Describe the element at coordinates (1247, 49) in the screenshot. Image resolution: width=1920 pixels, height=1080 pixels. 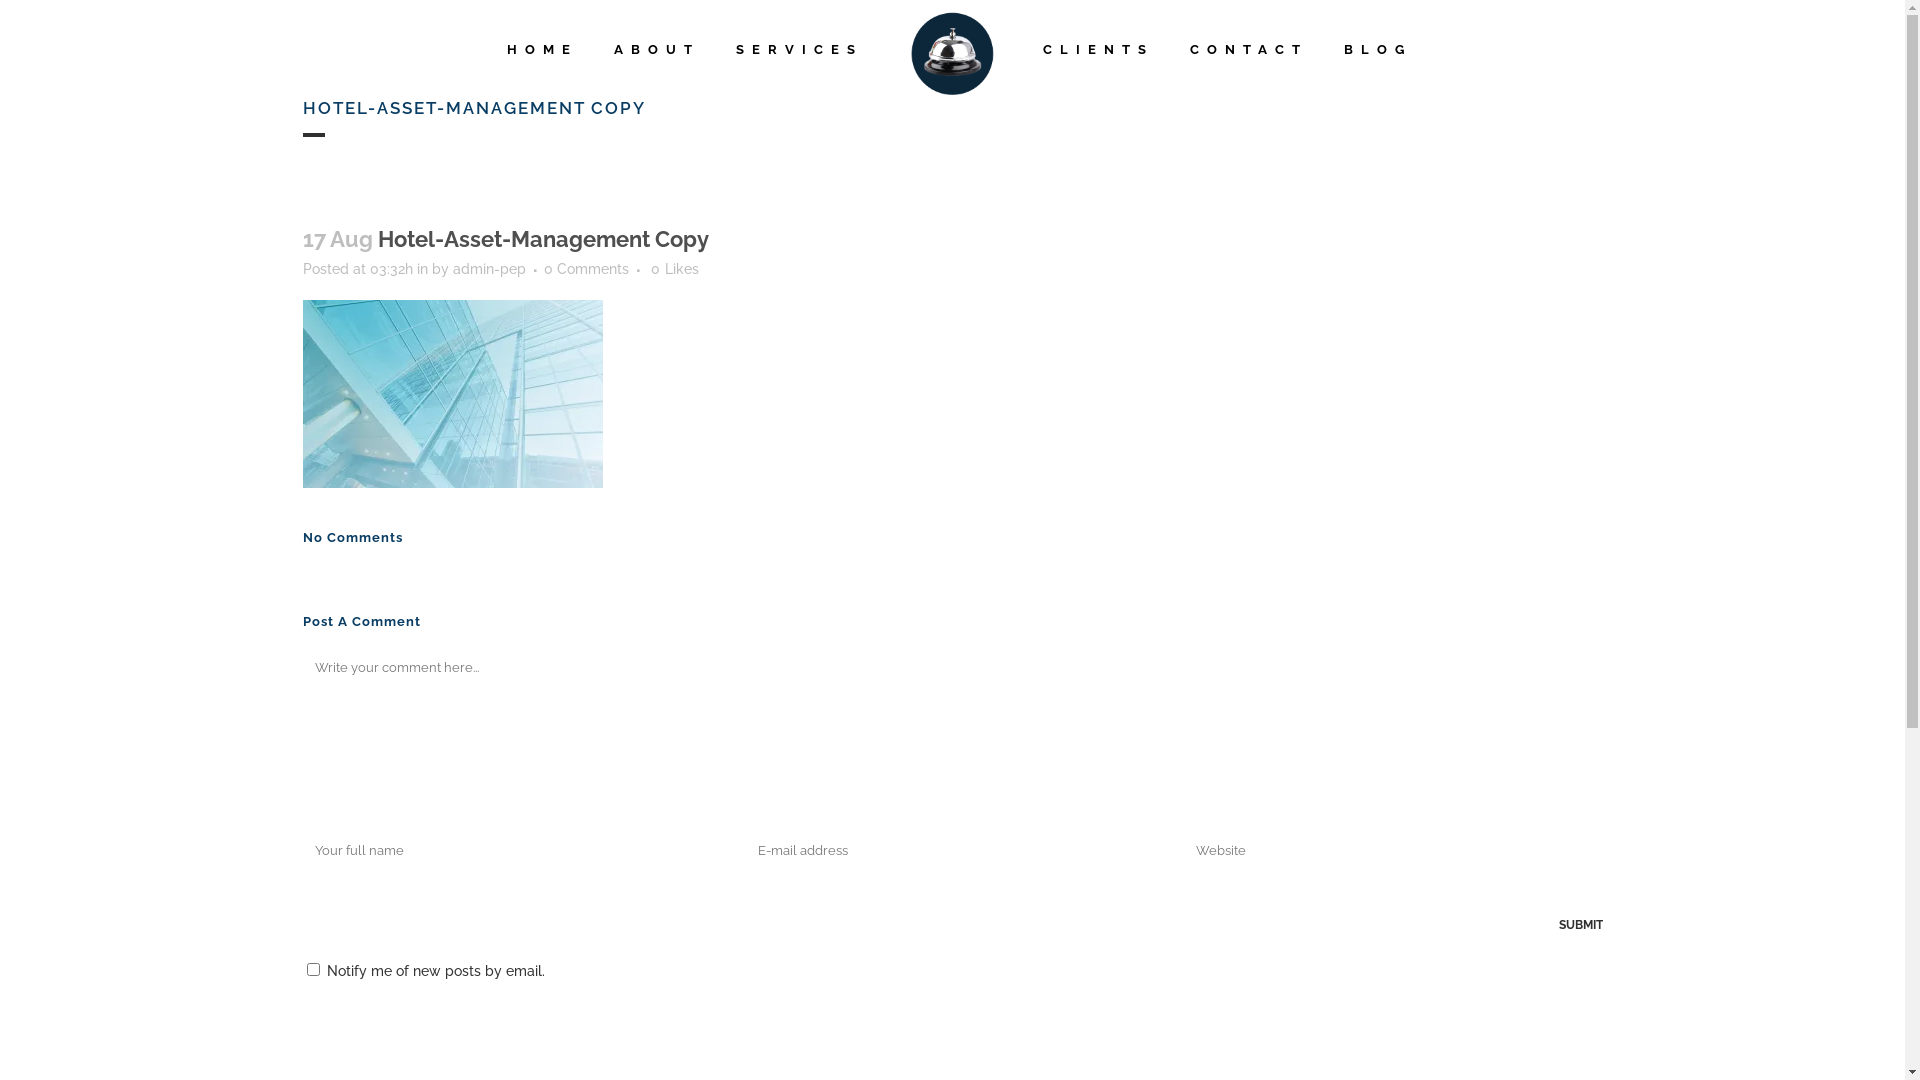
I see `'CONTACT'` at that location.